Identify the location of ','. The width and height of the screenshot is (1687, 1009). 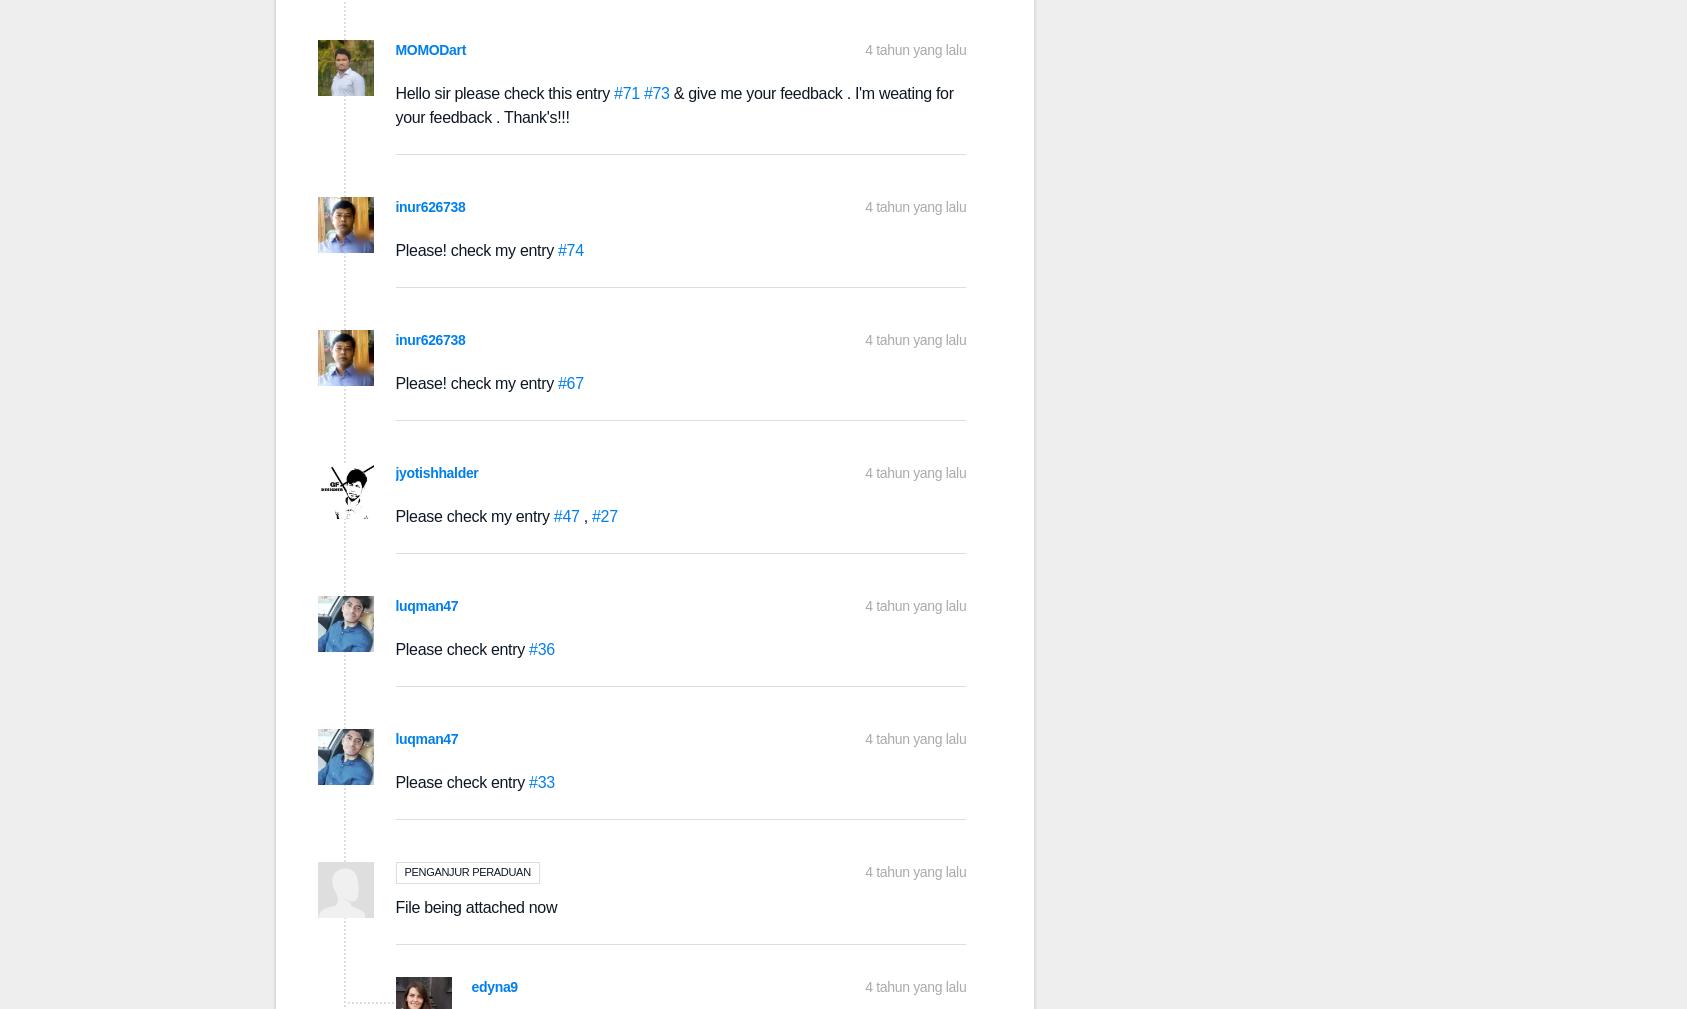
(582, 516).